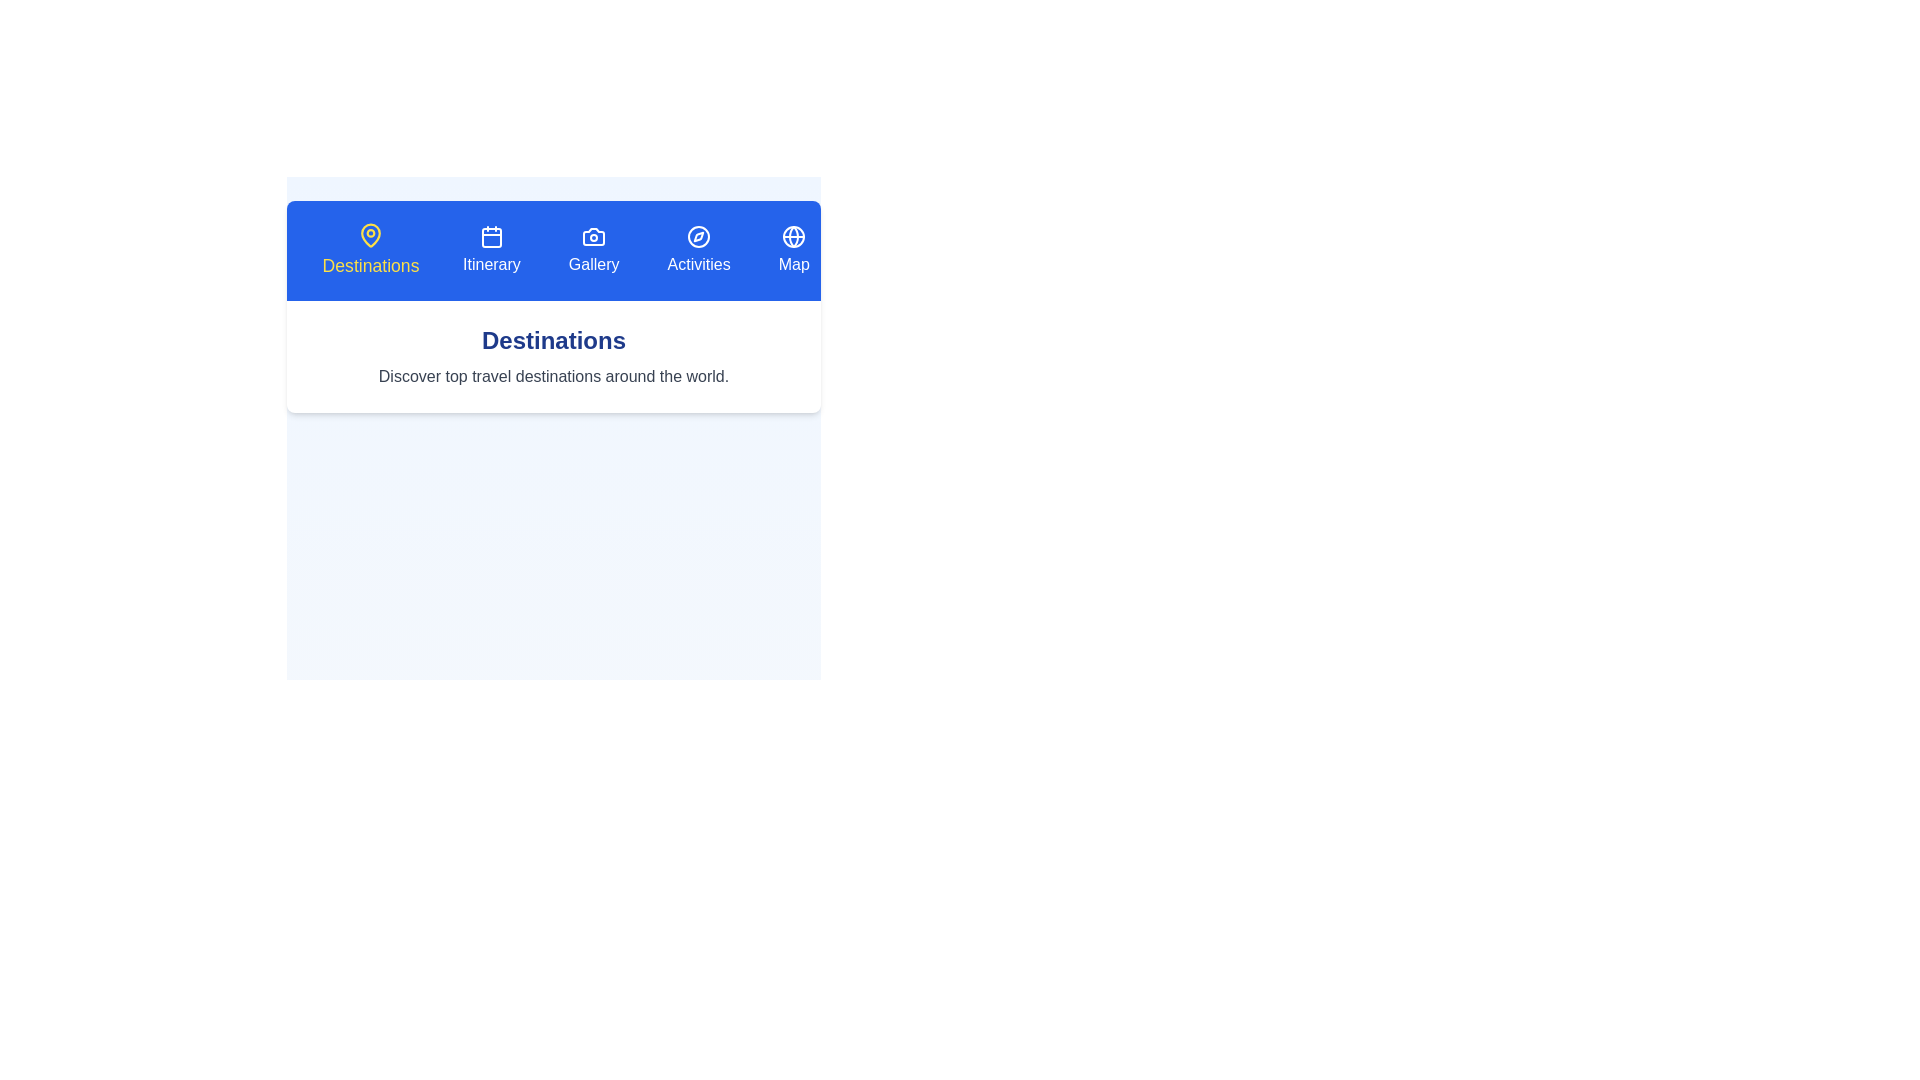 This screenshot has height=1080, width=1920. What do you see at coordinates (793, 249) in the screenshot?
I see `the button with a globe icon and the text 'Map' located at the far right of the navigation bar to trigger the scaling effect` at bounding box center [793, 249].